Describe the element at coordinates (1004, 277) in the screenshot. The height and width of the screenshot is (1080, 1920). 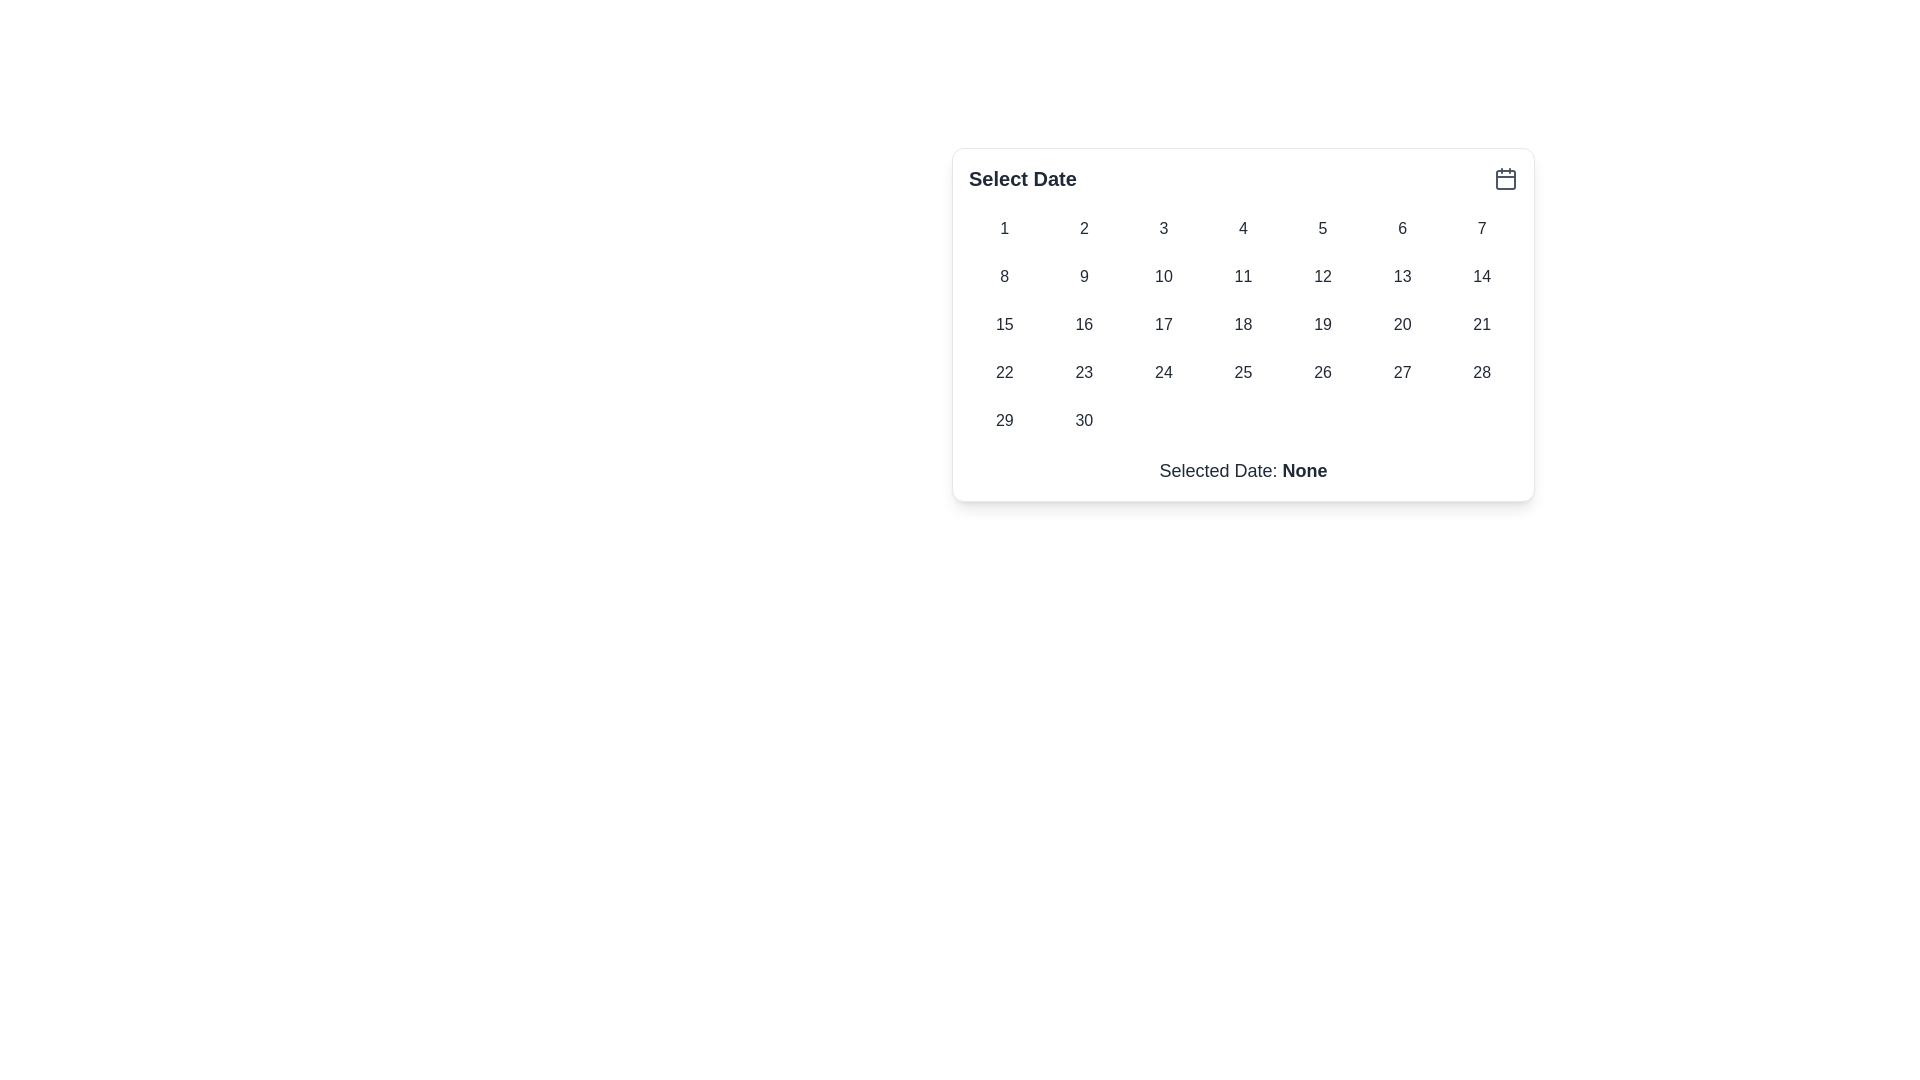
I see `the button displaying the number '8' located in the second row and first column of the date button grid within the 'Select Date' panel` at that location.